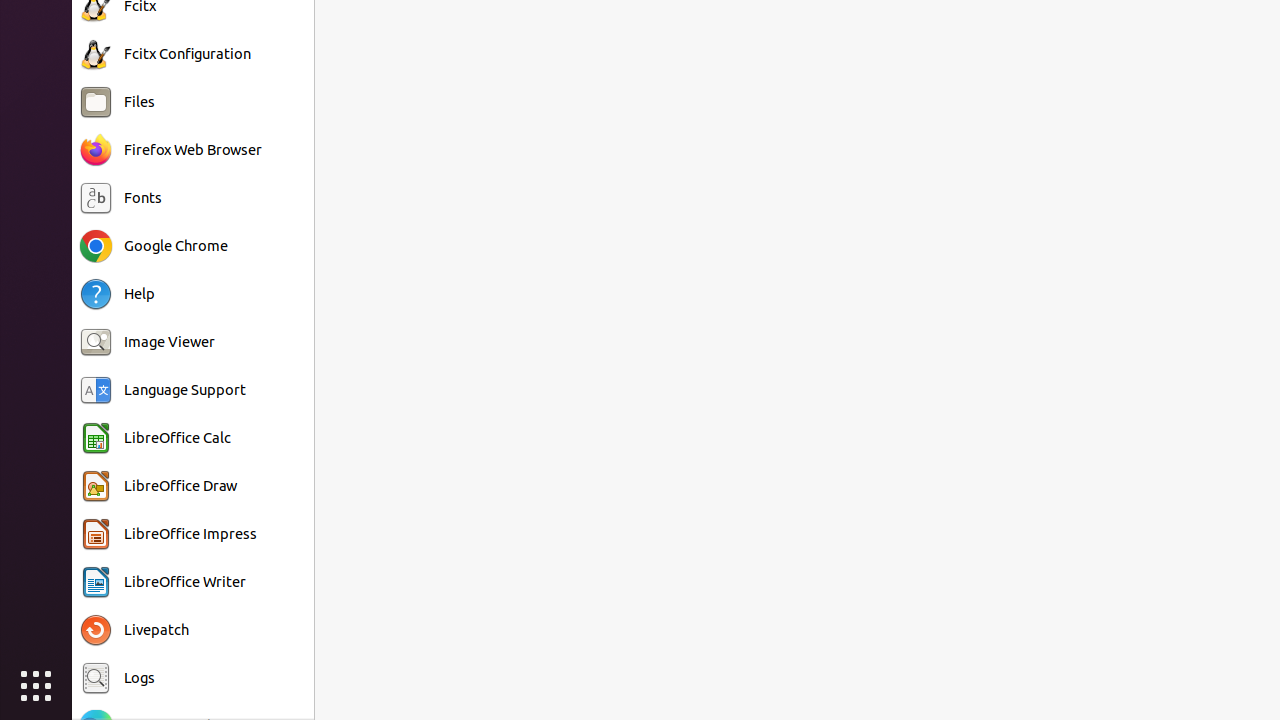  I want to click on 'LibreOffice Calc', so click(177, 436).